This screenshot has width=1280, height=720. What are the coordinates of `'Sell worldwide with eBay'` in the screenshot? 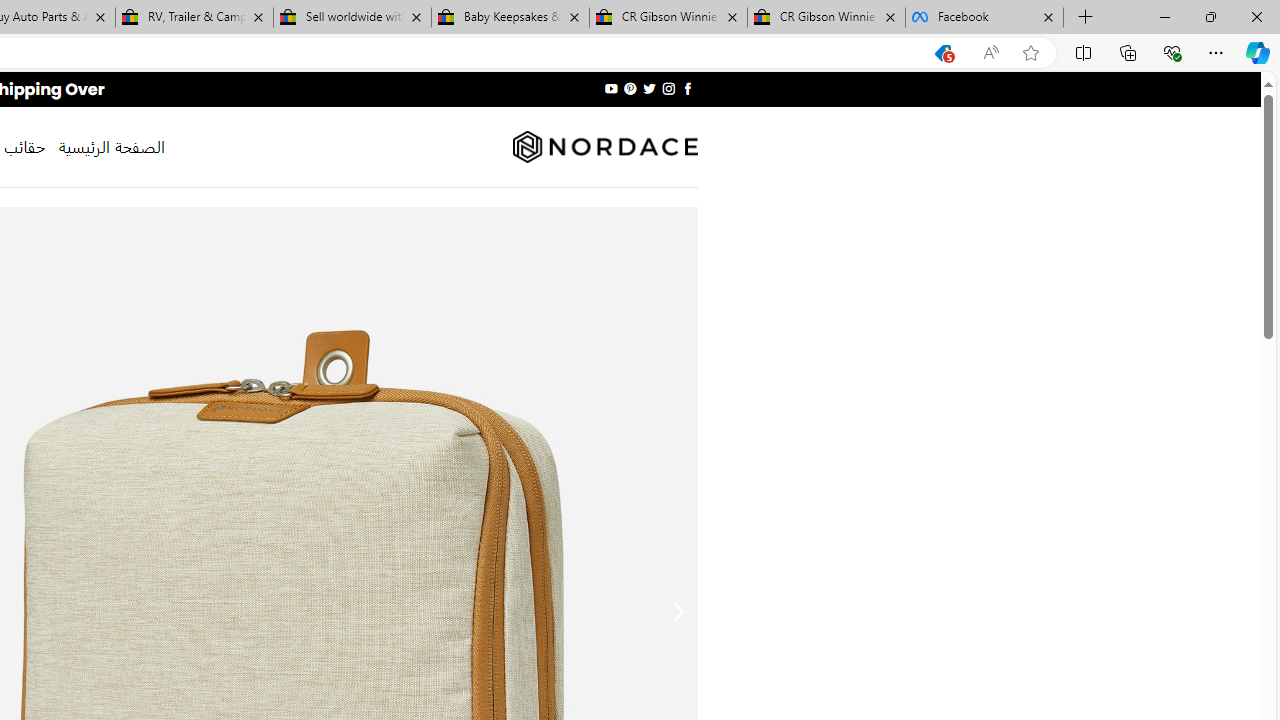 It's located at (352, 17).